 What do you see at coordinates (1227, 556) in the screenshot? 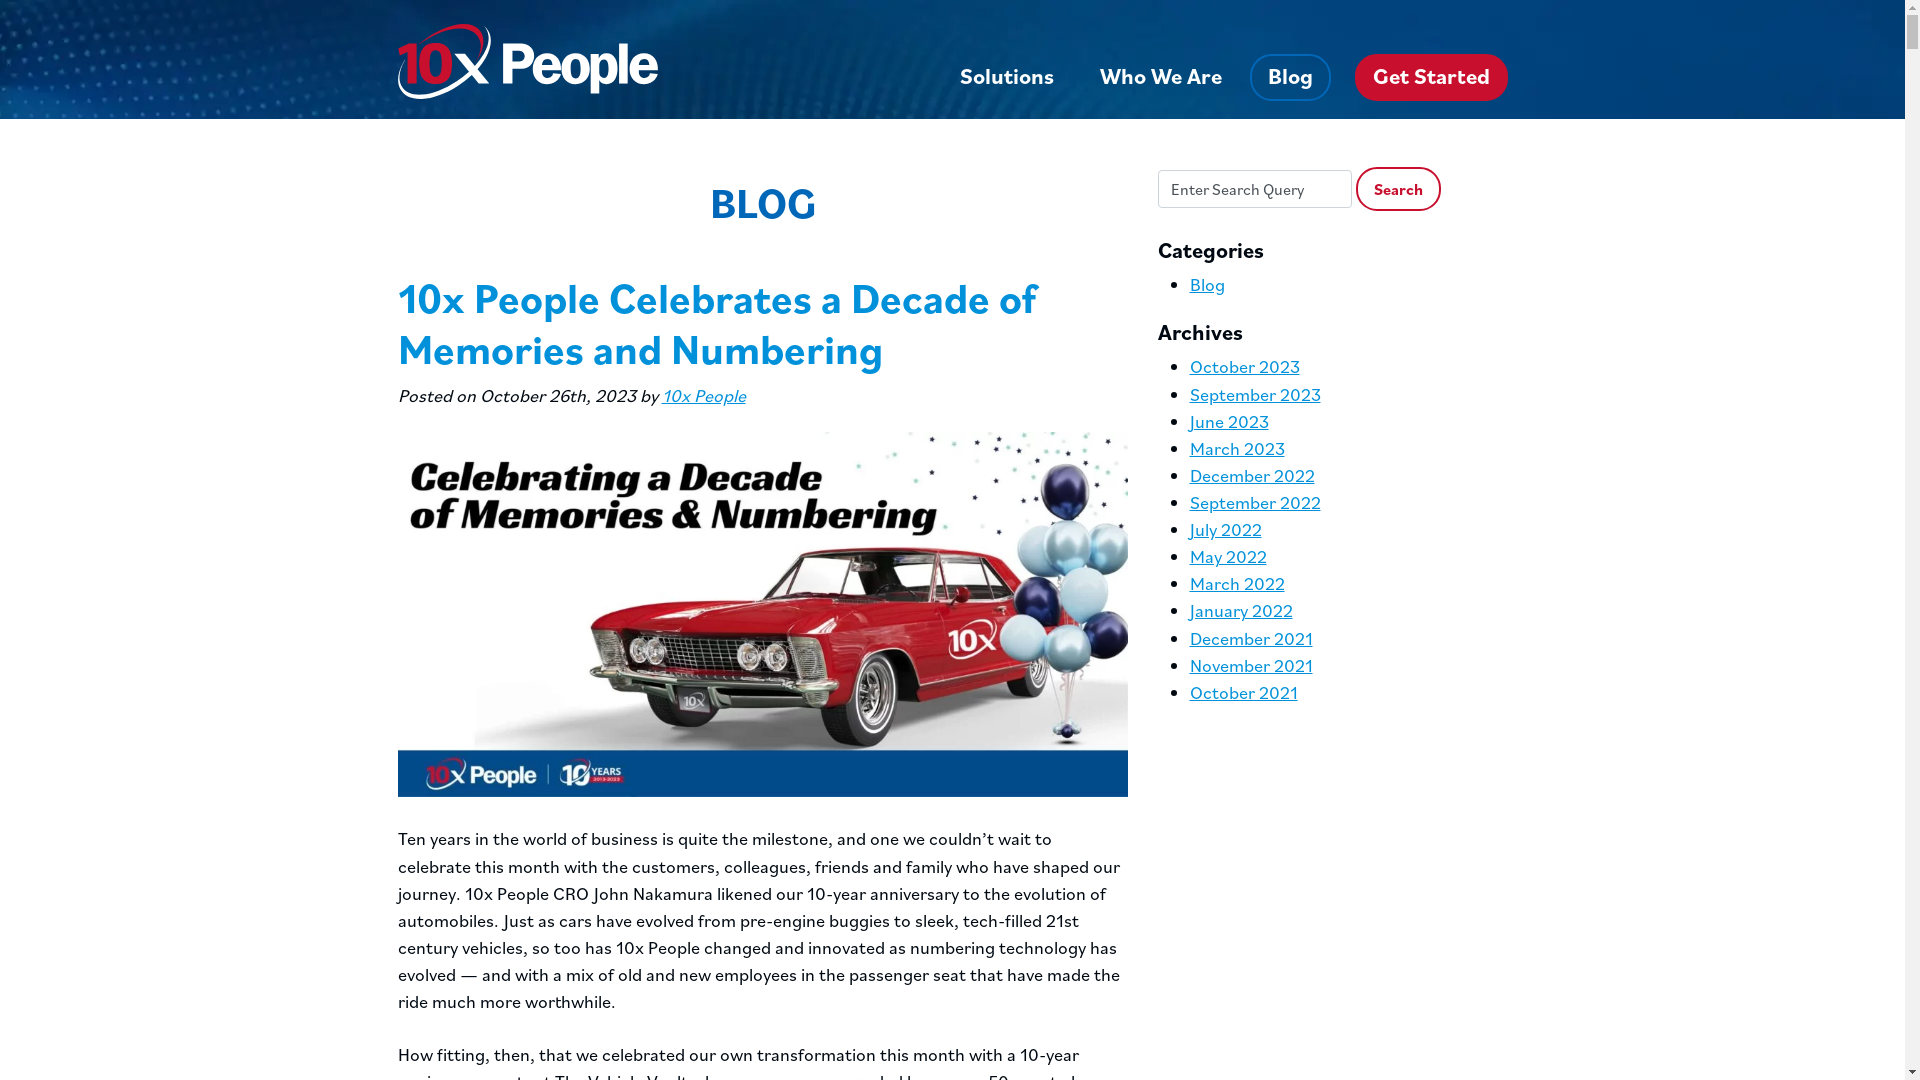
I see `'May 2022'` at bounding box center [1227, 556].